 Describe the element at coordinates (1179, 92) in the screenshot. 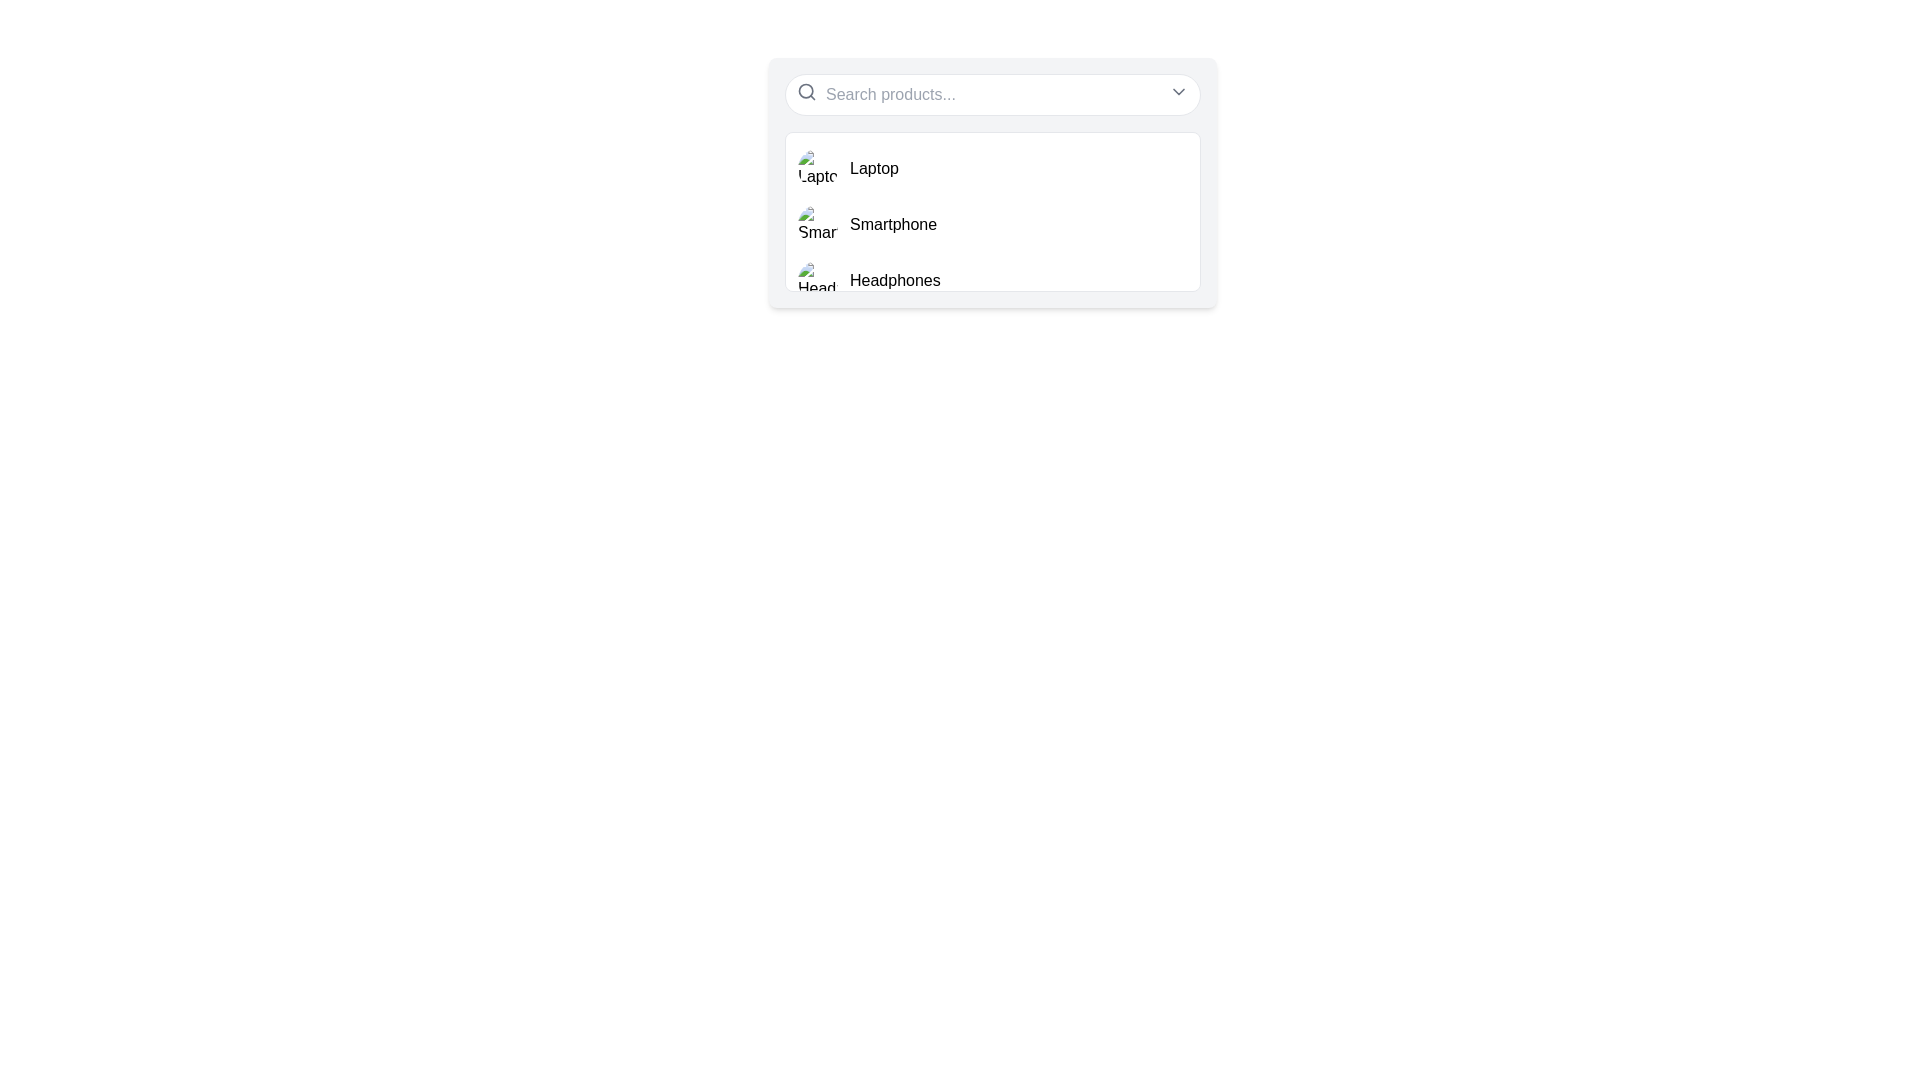

I see `the downward-pointing chevron icon` at that location.